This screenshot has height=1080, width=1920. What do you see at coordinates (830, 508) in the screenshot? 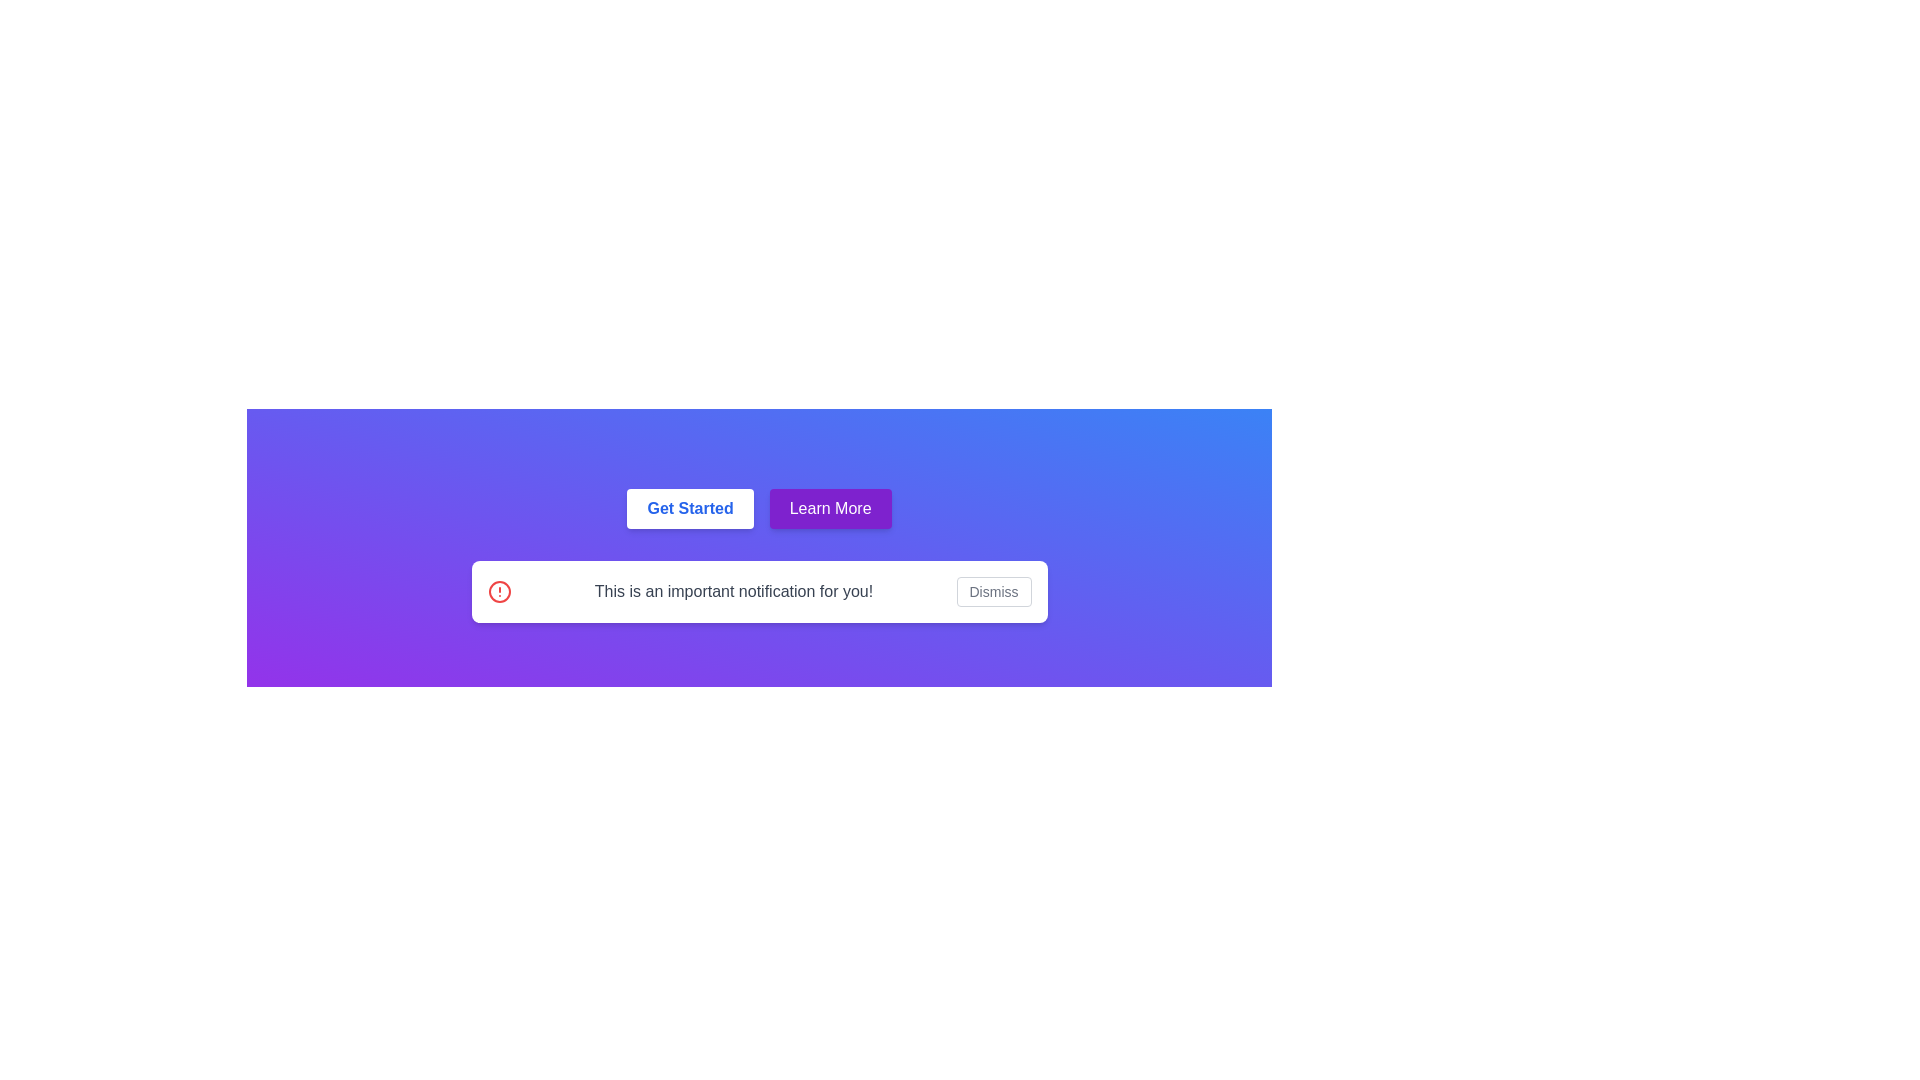
I see `the purple 'Learn More' button, which is a rounded rectangle with white text` at bounding box center [830, 508].